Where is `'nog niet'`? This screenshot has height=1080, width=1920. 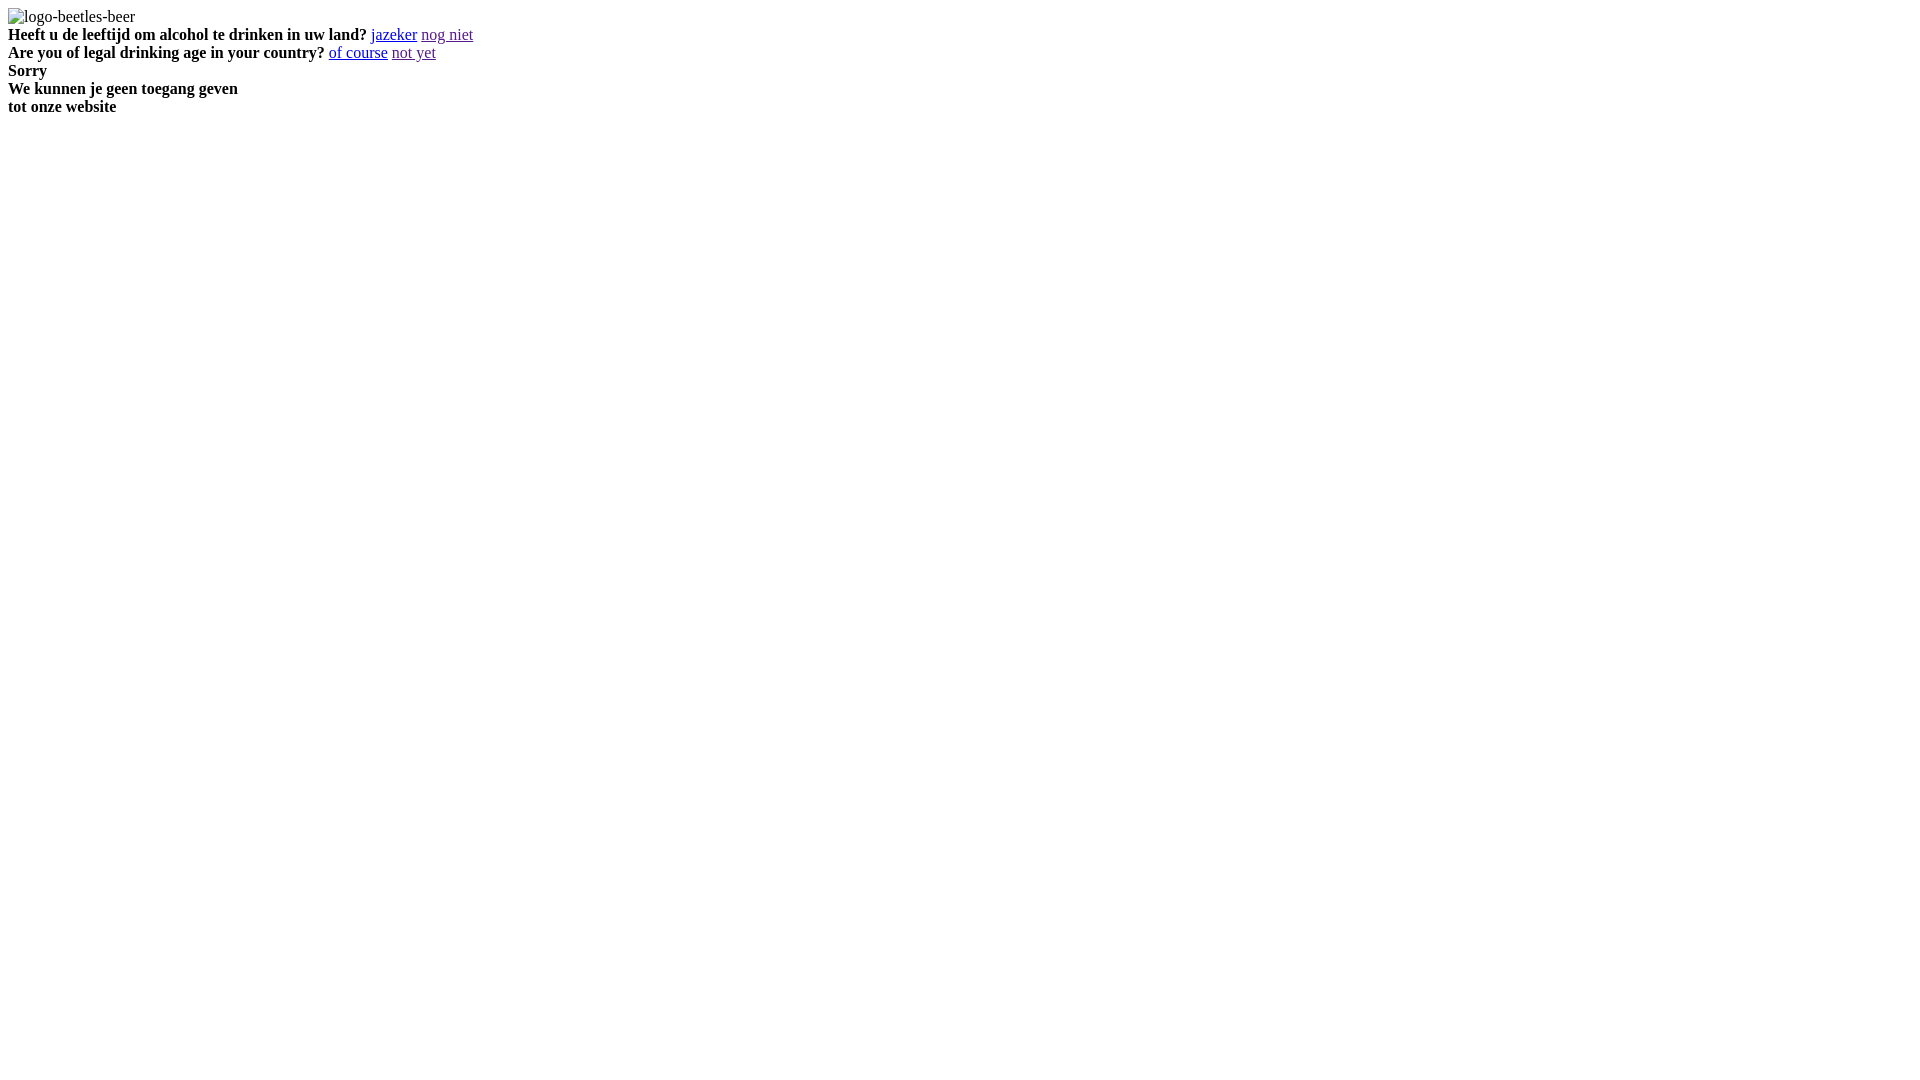
'nog niet' is located at coordinates (445, 34).